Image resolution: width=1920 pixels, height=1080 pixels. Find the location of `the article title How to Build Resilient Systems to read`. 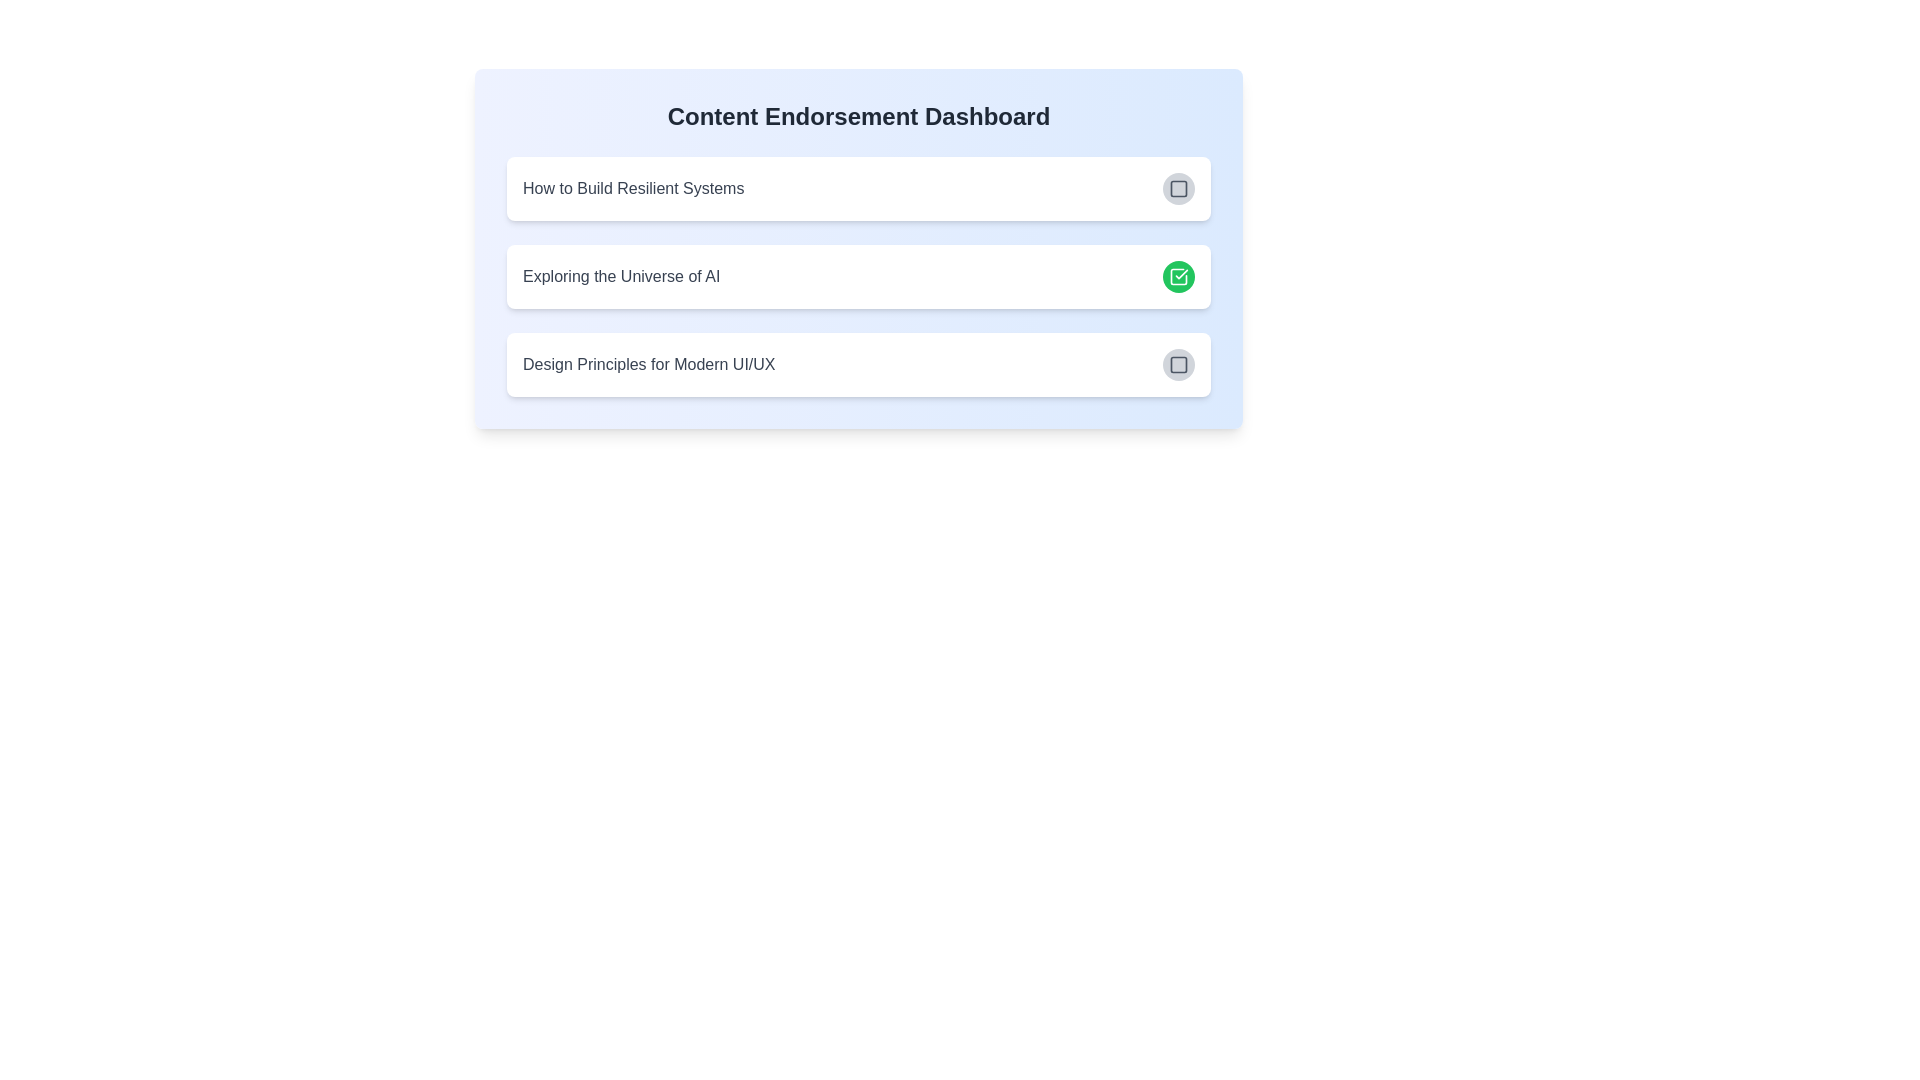

the article title How to Build Resilient Systems to read is located at coordinates (632, 189).